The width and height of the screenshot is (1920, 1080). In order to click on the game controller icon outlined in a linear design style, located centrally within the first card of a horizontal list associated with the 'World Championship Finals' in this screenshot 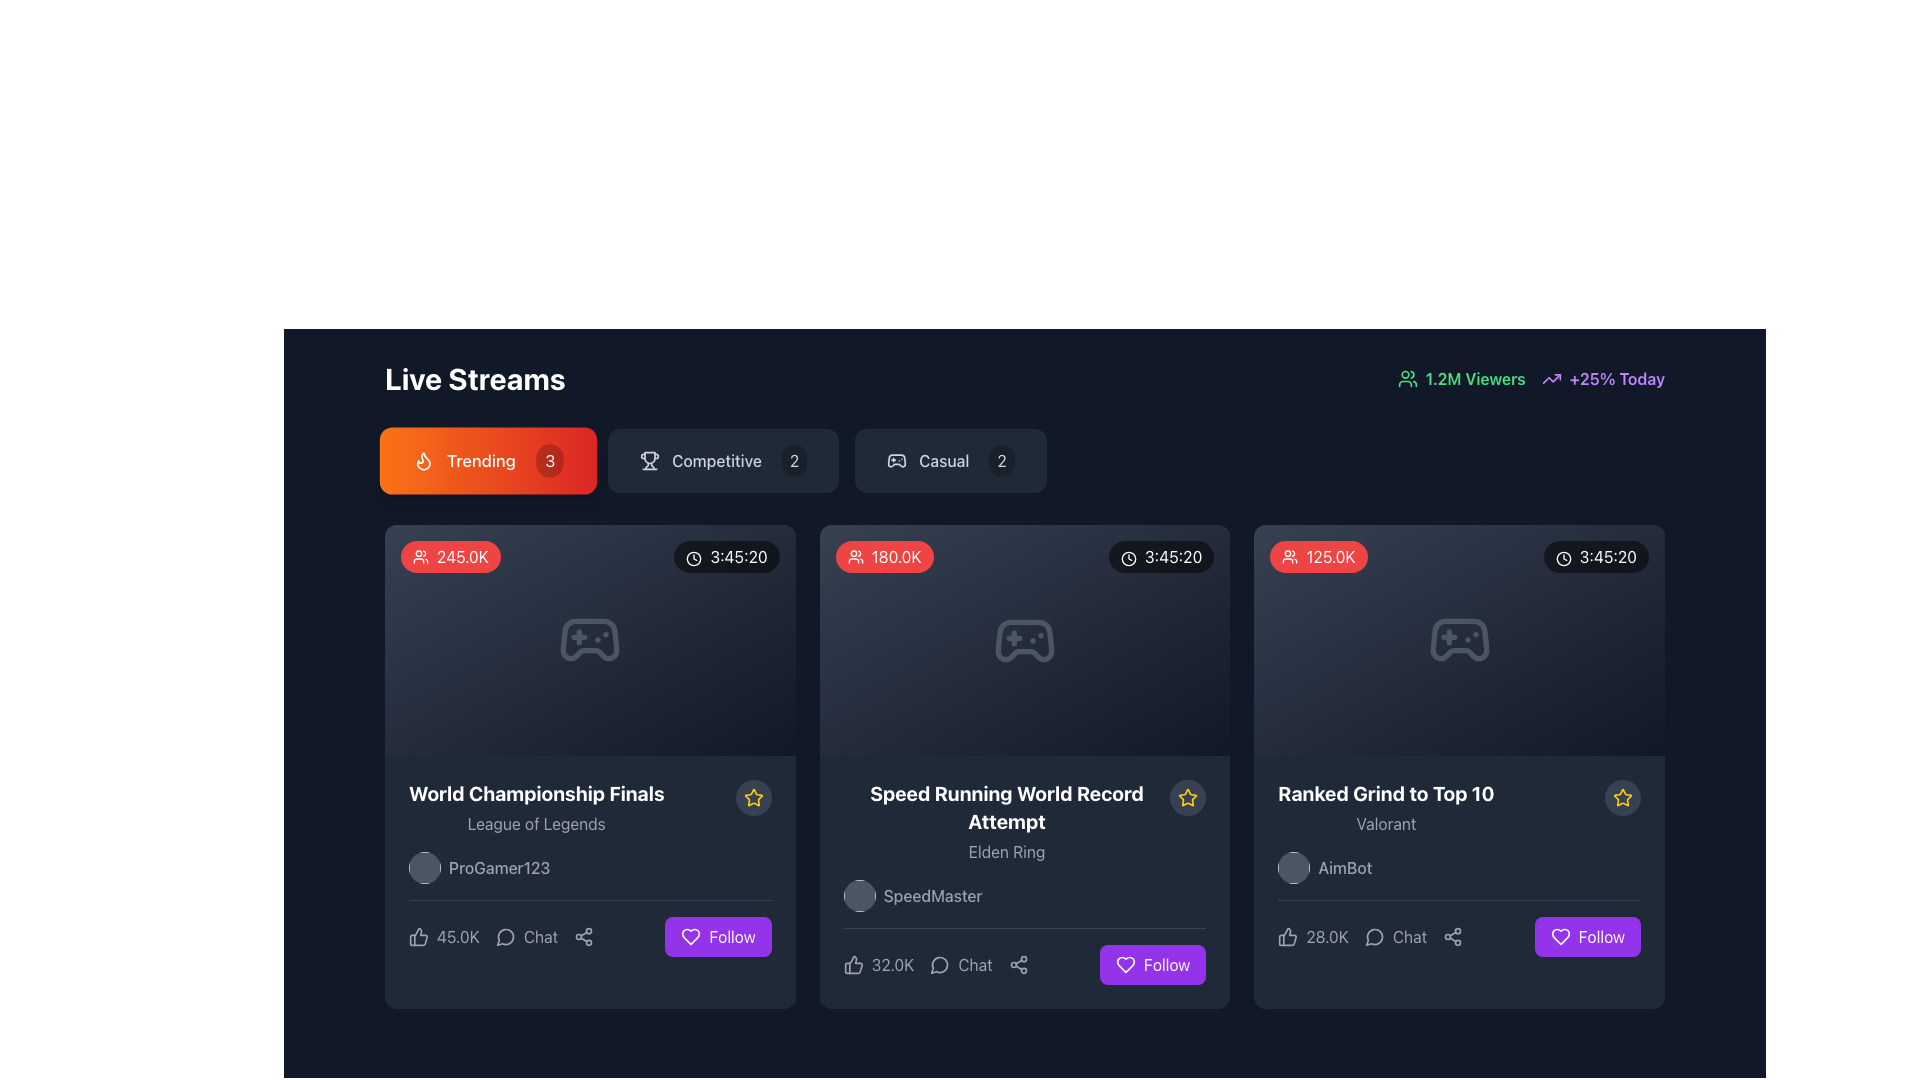, I will do `click(589, 640)`.